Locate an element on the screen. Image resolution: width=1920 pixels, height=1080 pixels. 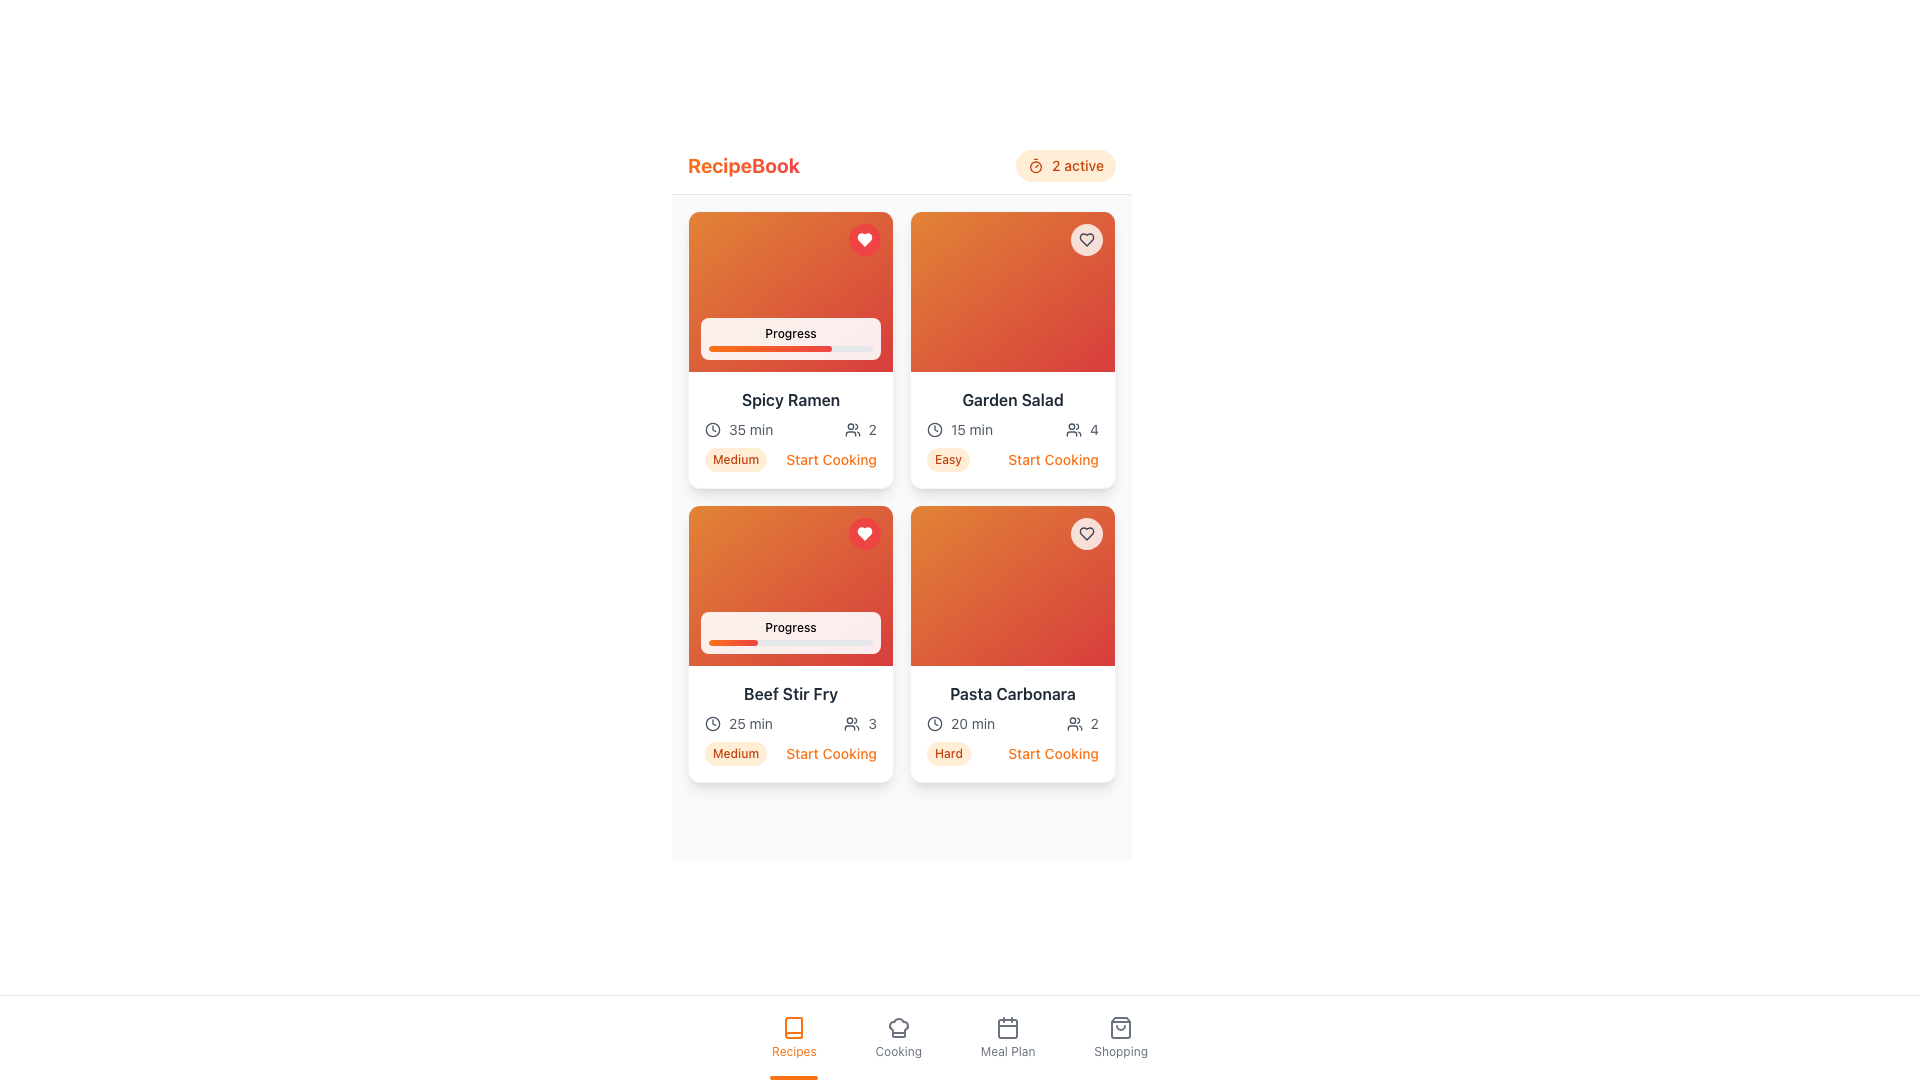
the label displaying '35 min' within the 'Spicy Ramen' card under the 'Progress' bar in the first column, first row of the grid layout is located at coordinates (750, 428).